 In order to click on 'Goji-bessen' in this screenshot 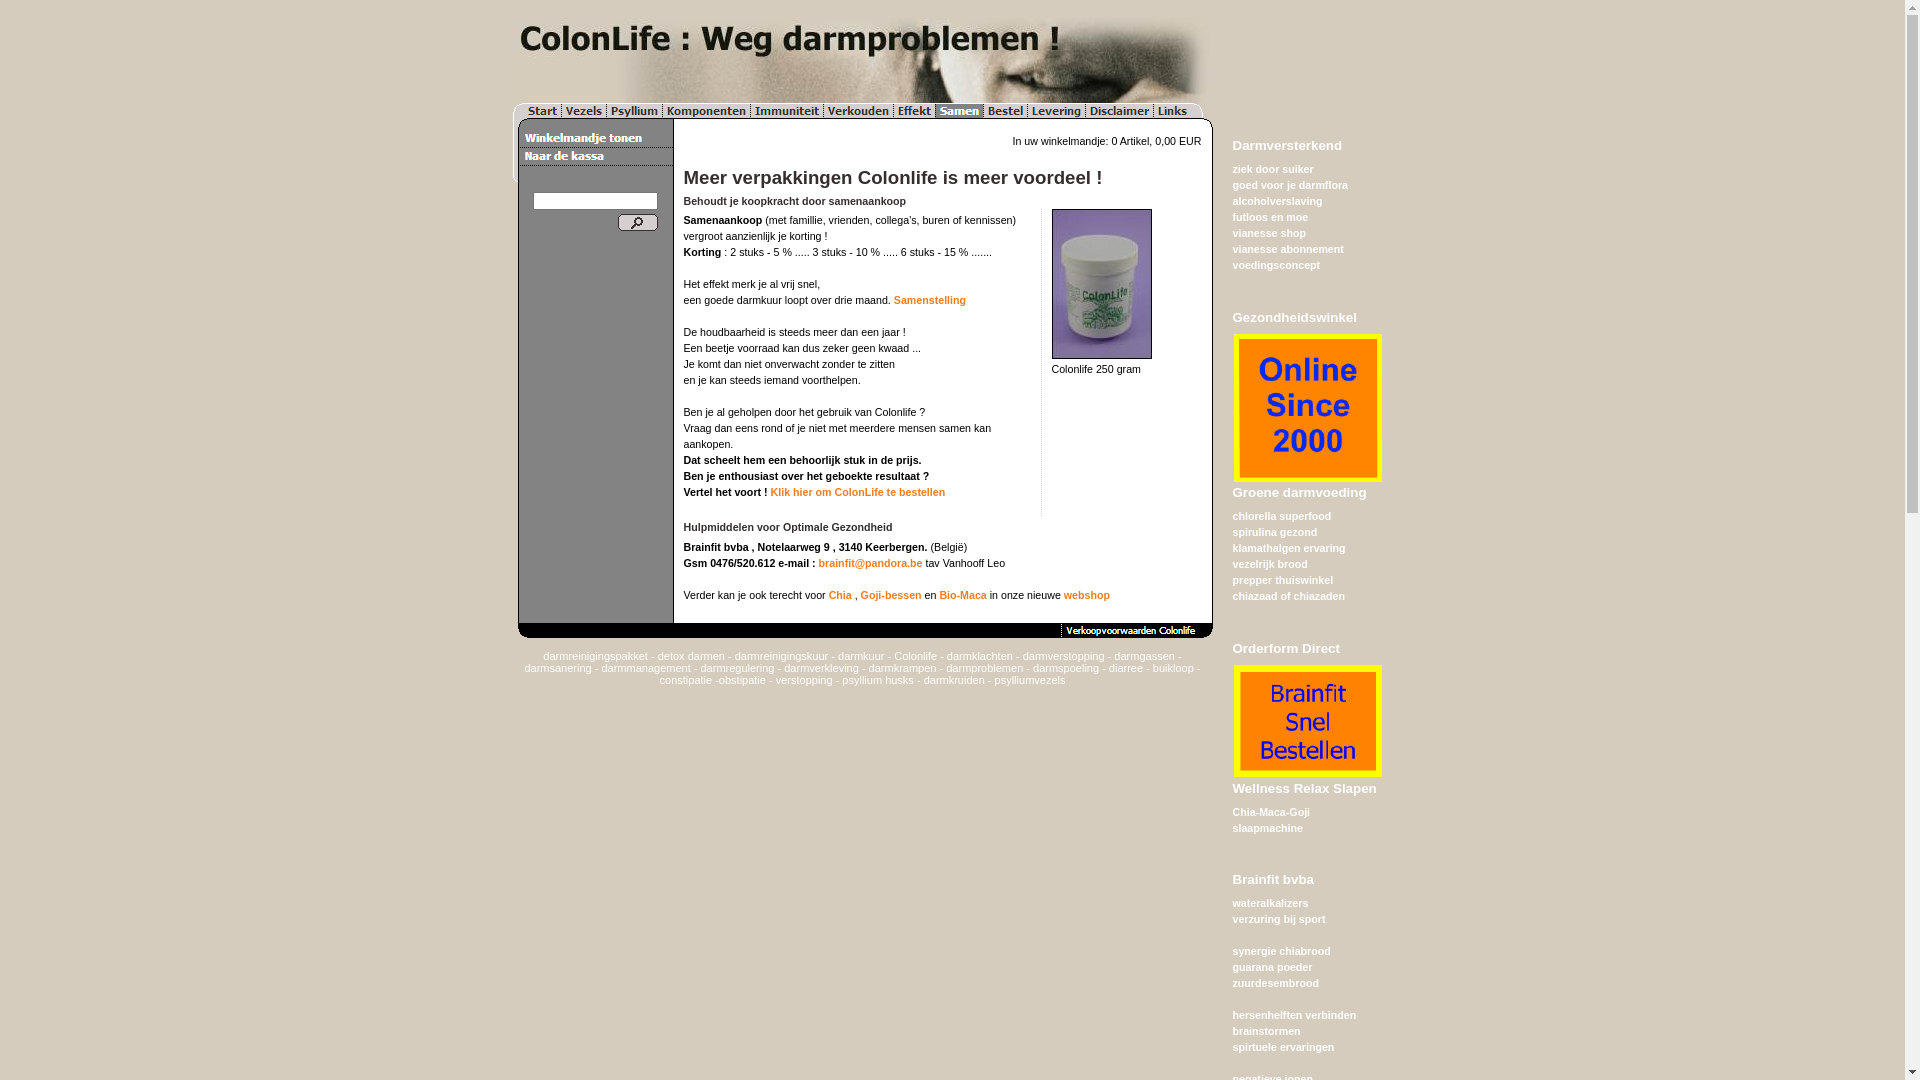, I will do `click(860, 593)`.